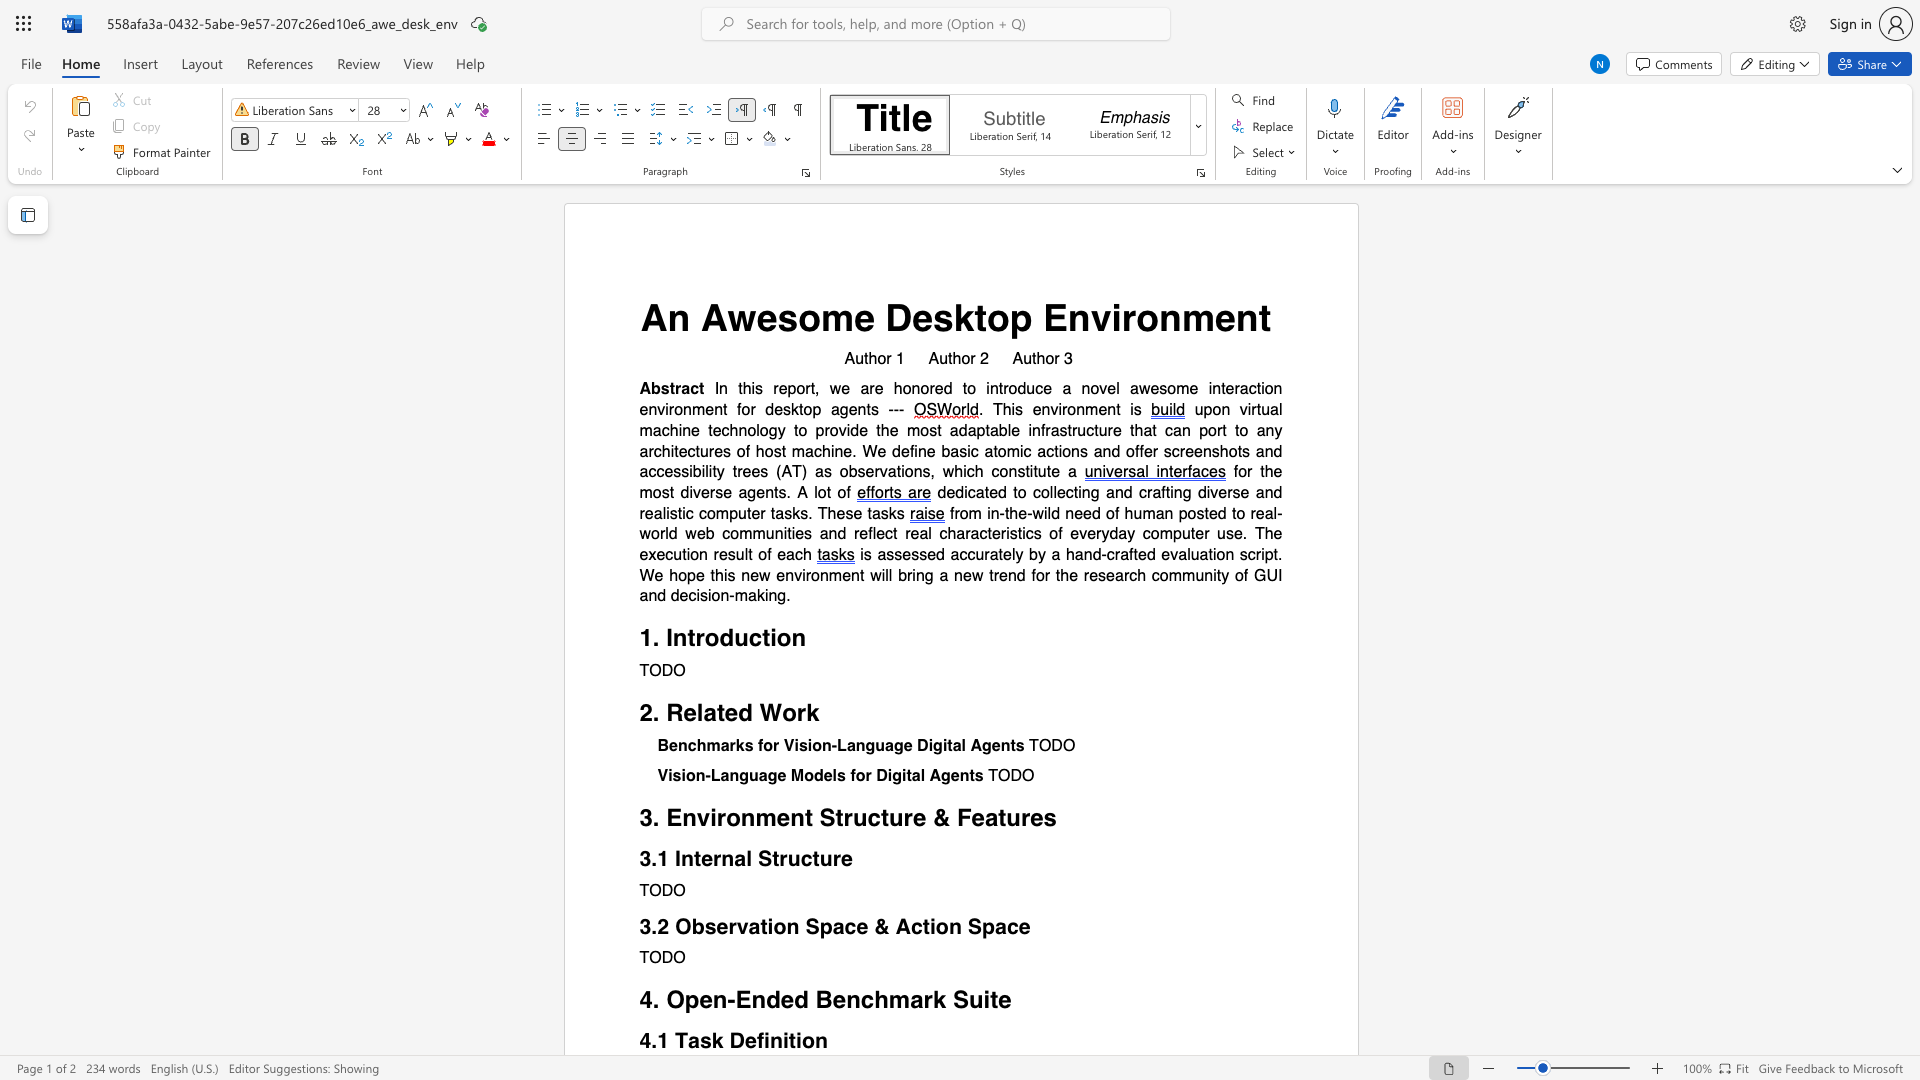 This screenshot has width=1920, height=1080. I want to click on the subset text "nd for the research community of" within the text "will bring a new trend for the research community of GUI and decision-making.", so click(1007, 575).